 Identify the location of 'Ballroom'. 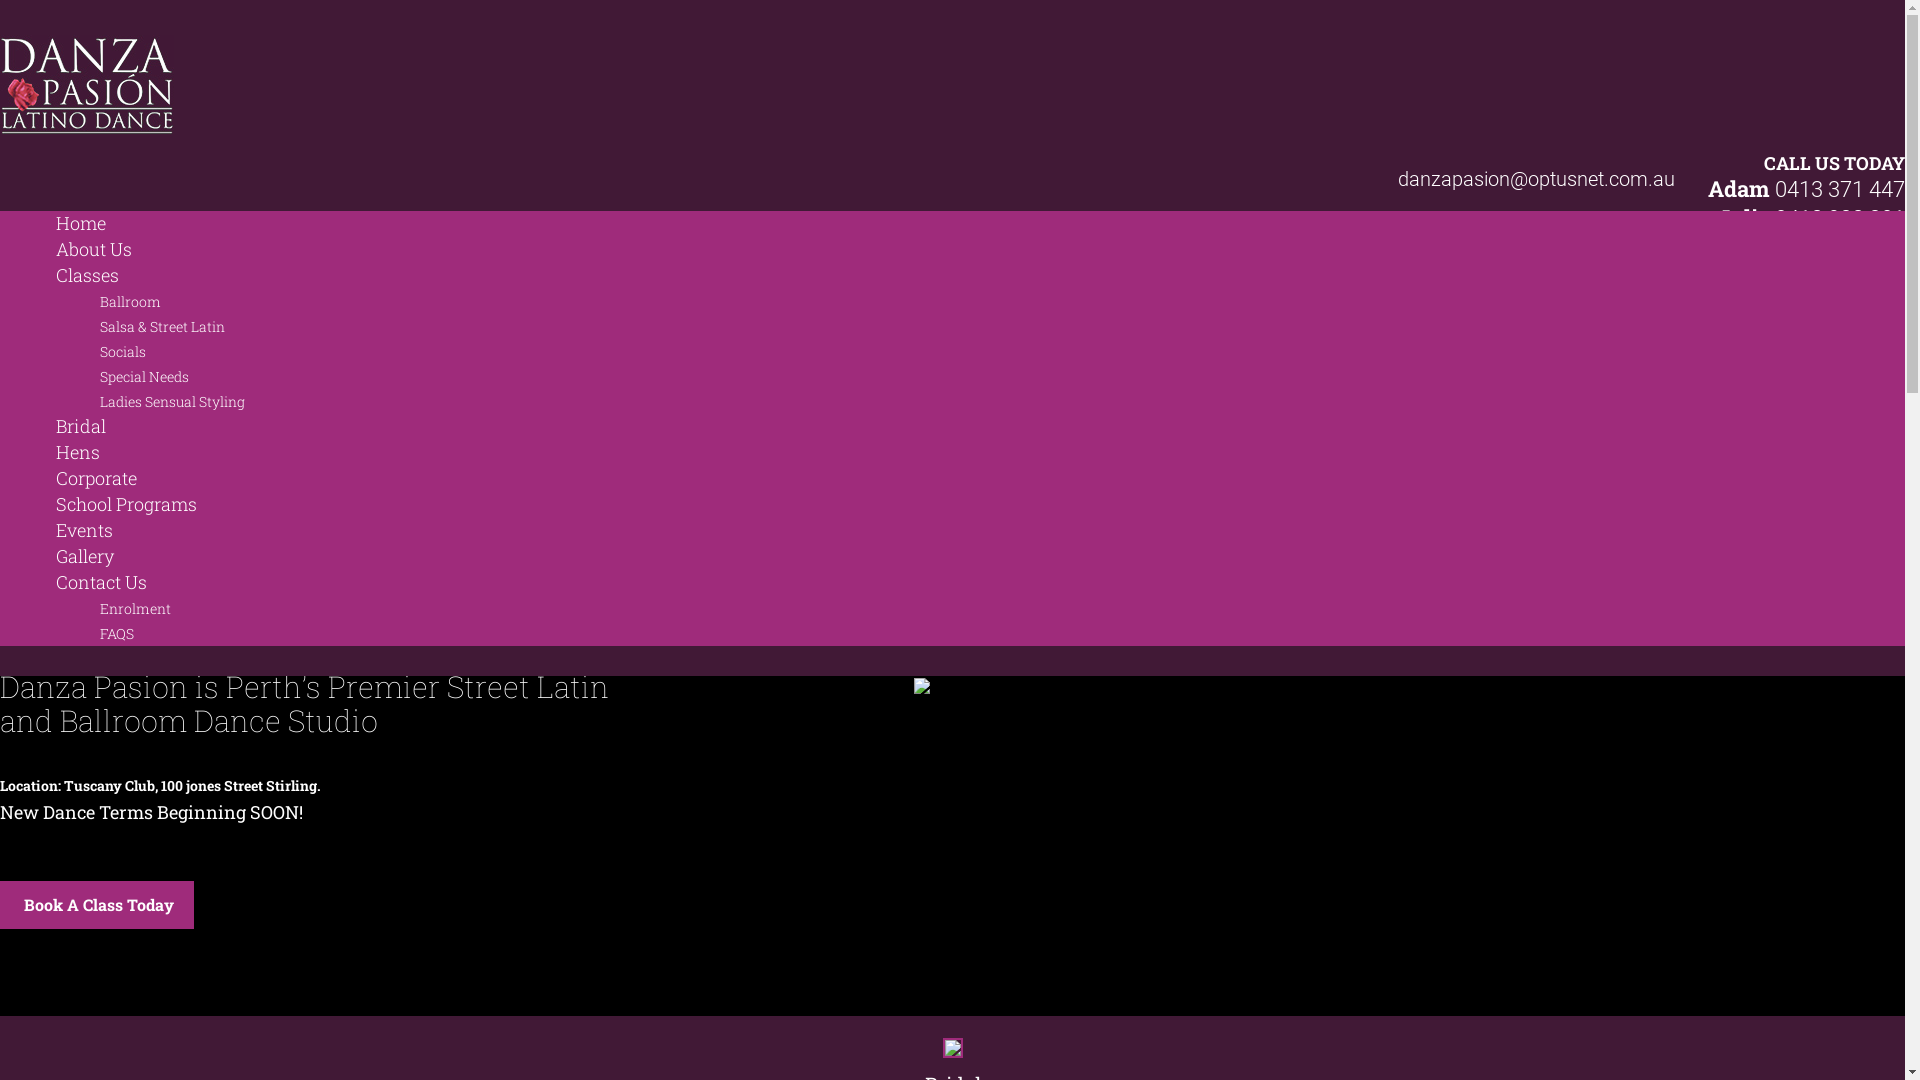
(80, 301).